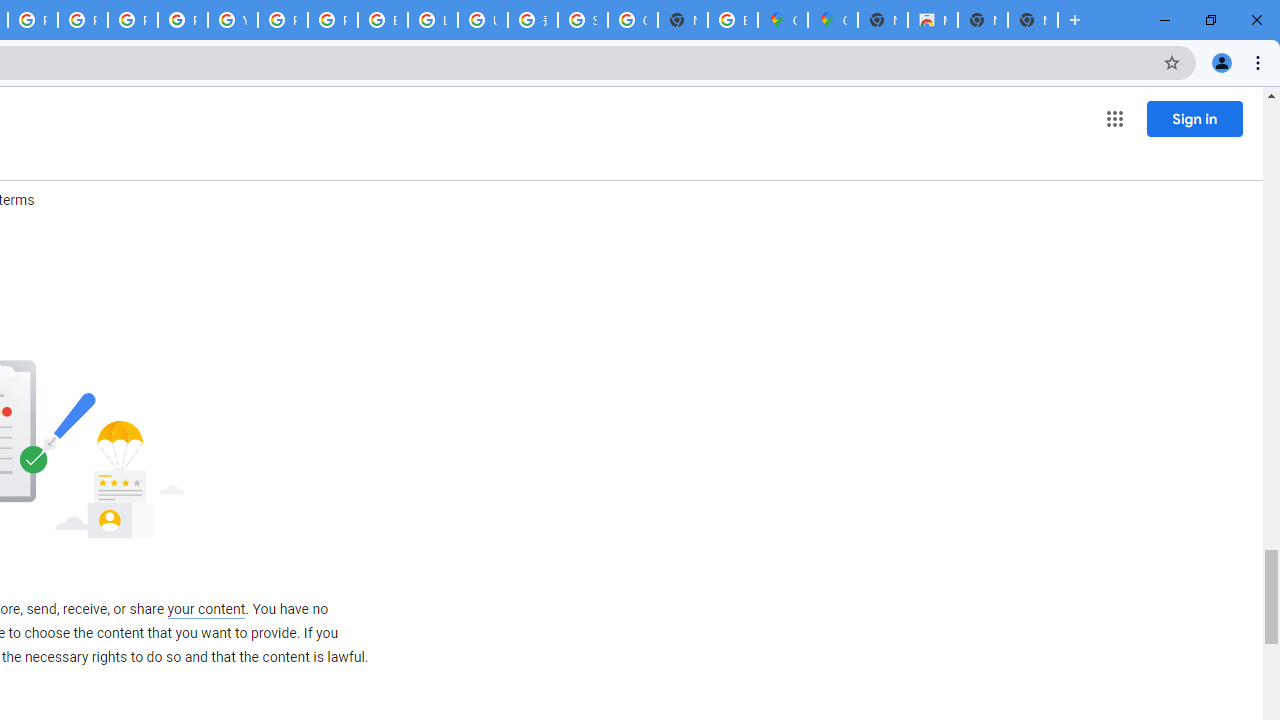 This screenshot has width=1280, height=720. What do you see at coordinates (1113, 119) in the screenshot?
I see `'Google apps'` at bounding box center [1113, 119].